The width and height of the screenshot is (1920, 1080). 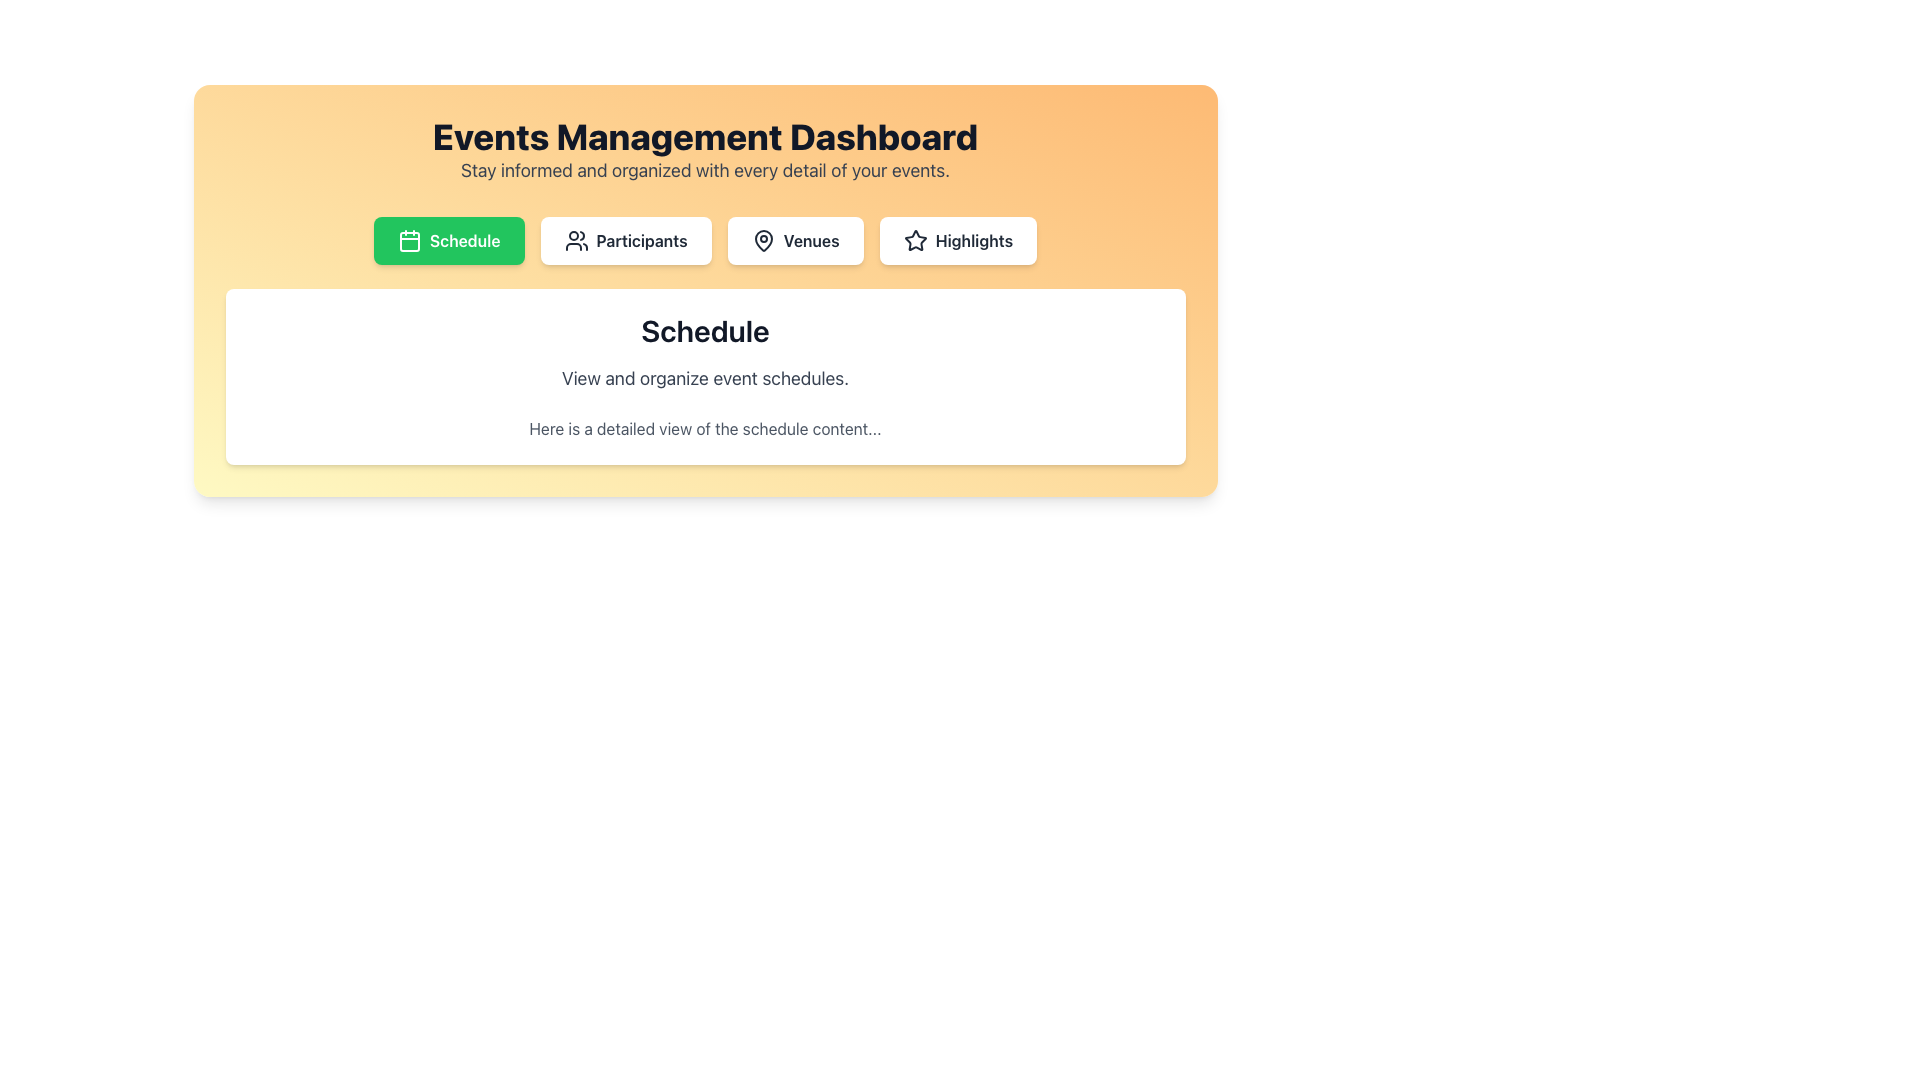 I want to click on the 'Participants' button, which features a user icon on the left and is located between the 'Schedule' and 'Venues' buttons in the Events Management Dashboard, so click(x=624, y=239).